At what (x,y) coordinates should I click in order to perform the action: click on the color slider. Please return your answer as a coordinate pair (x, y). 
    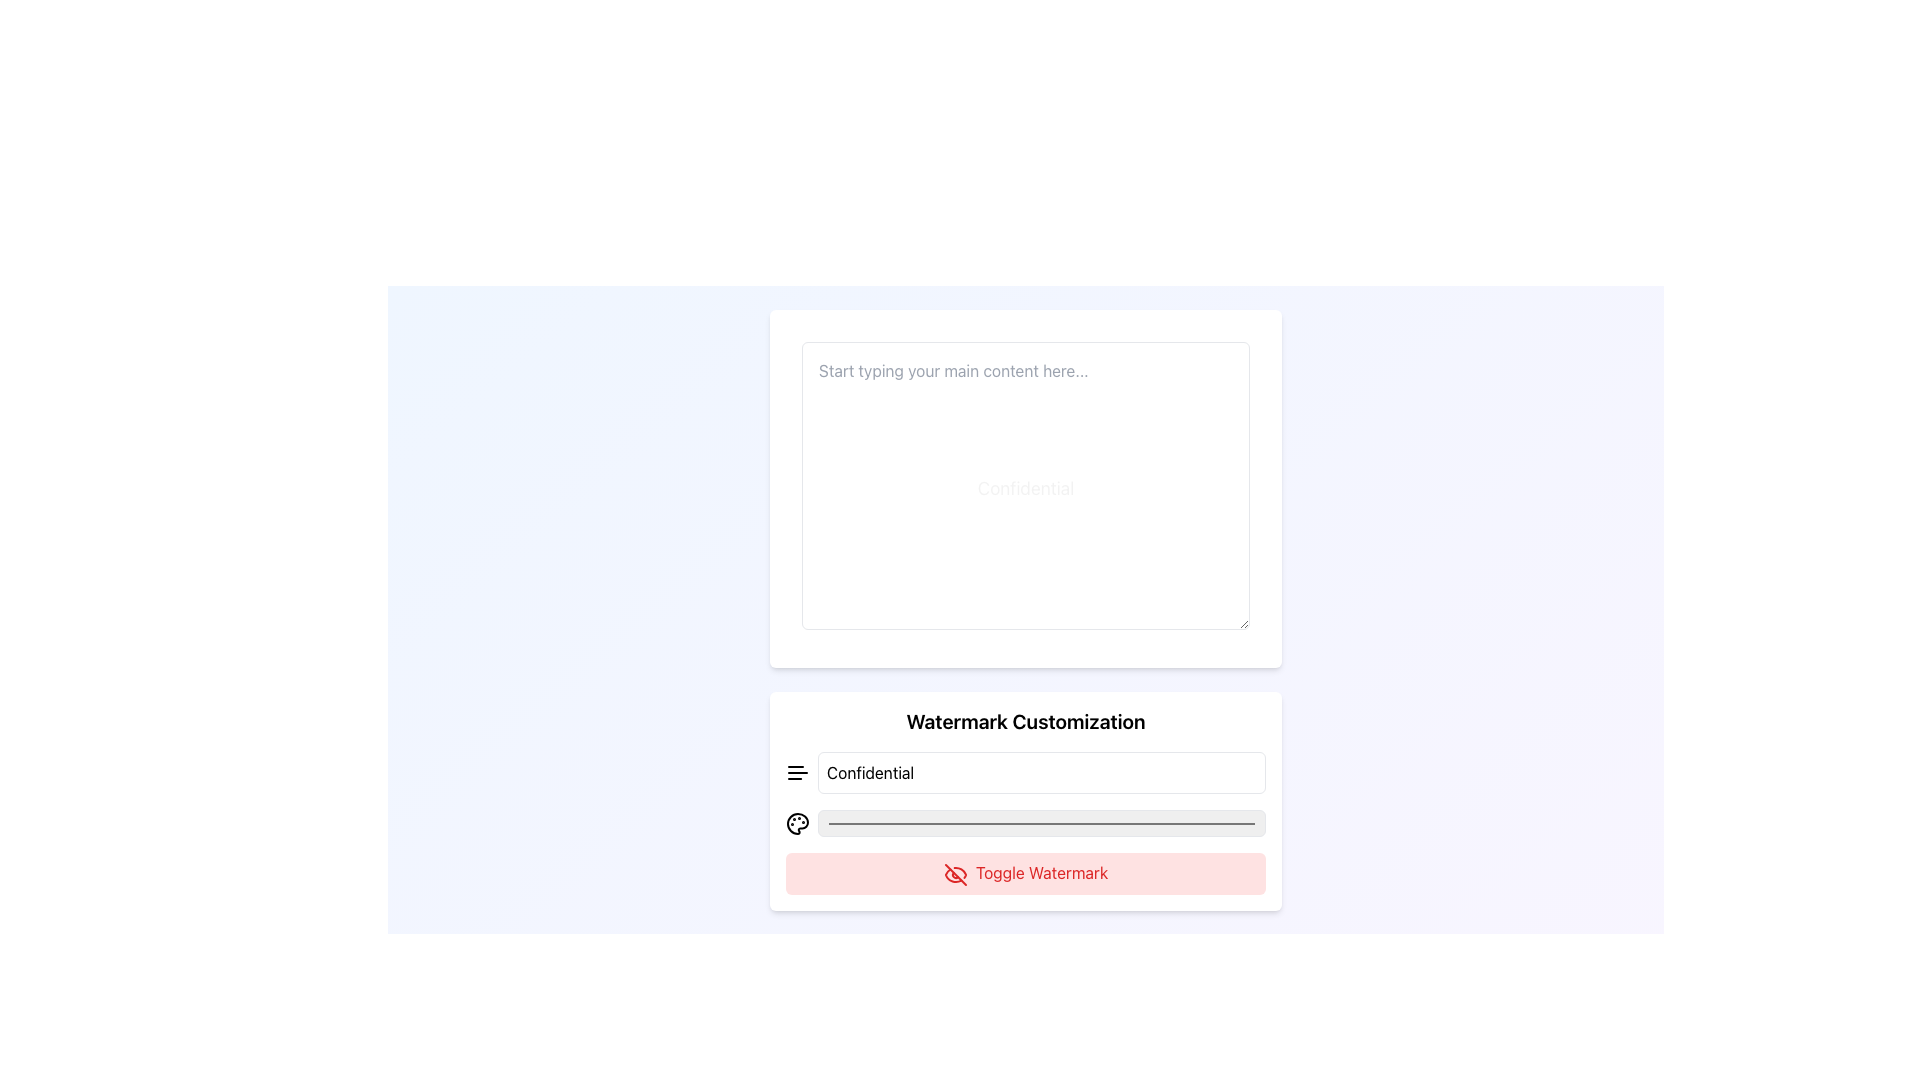
    Looking at the image, I should click on (1198, 823).